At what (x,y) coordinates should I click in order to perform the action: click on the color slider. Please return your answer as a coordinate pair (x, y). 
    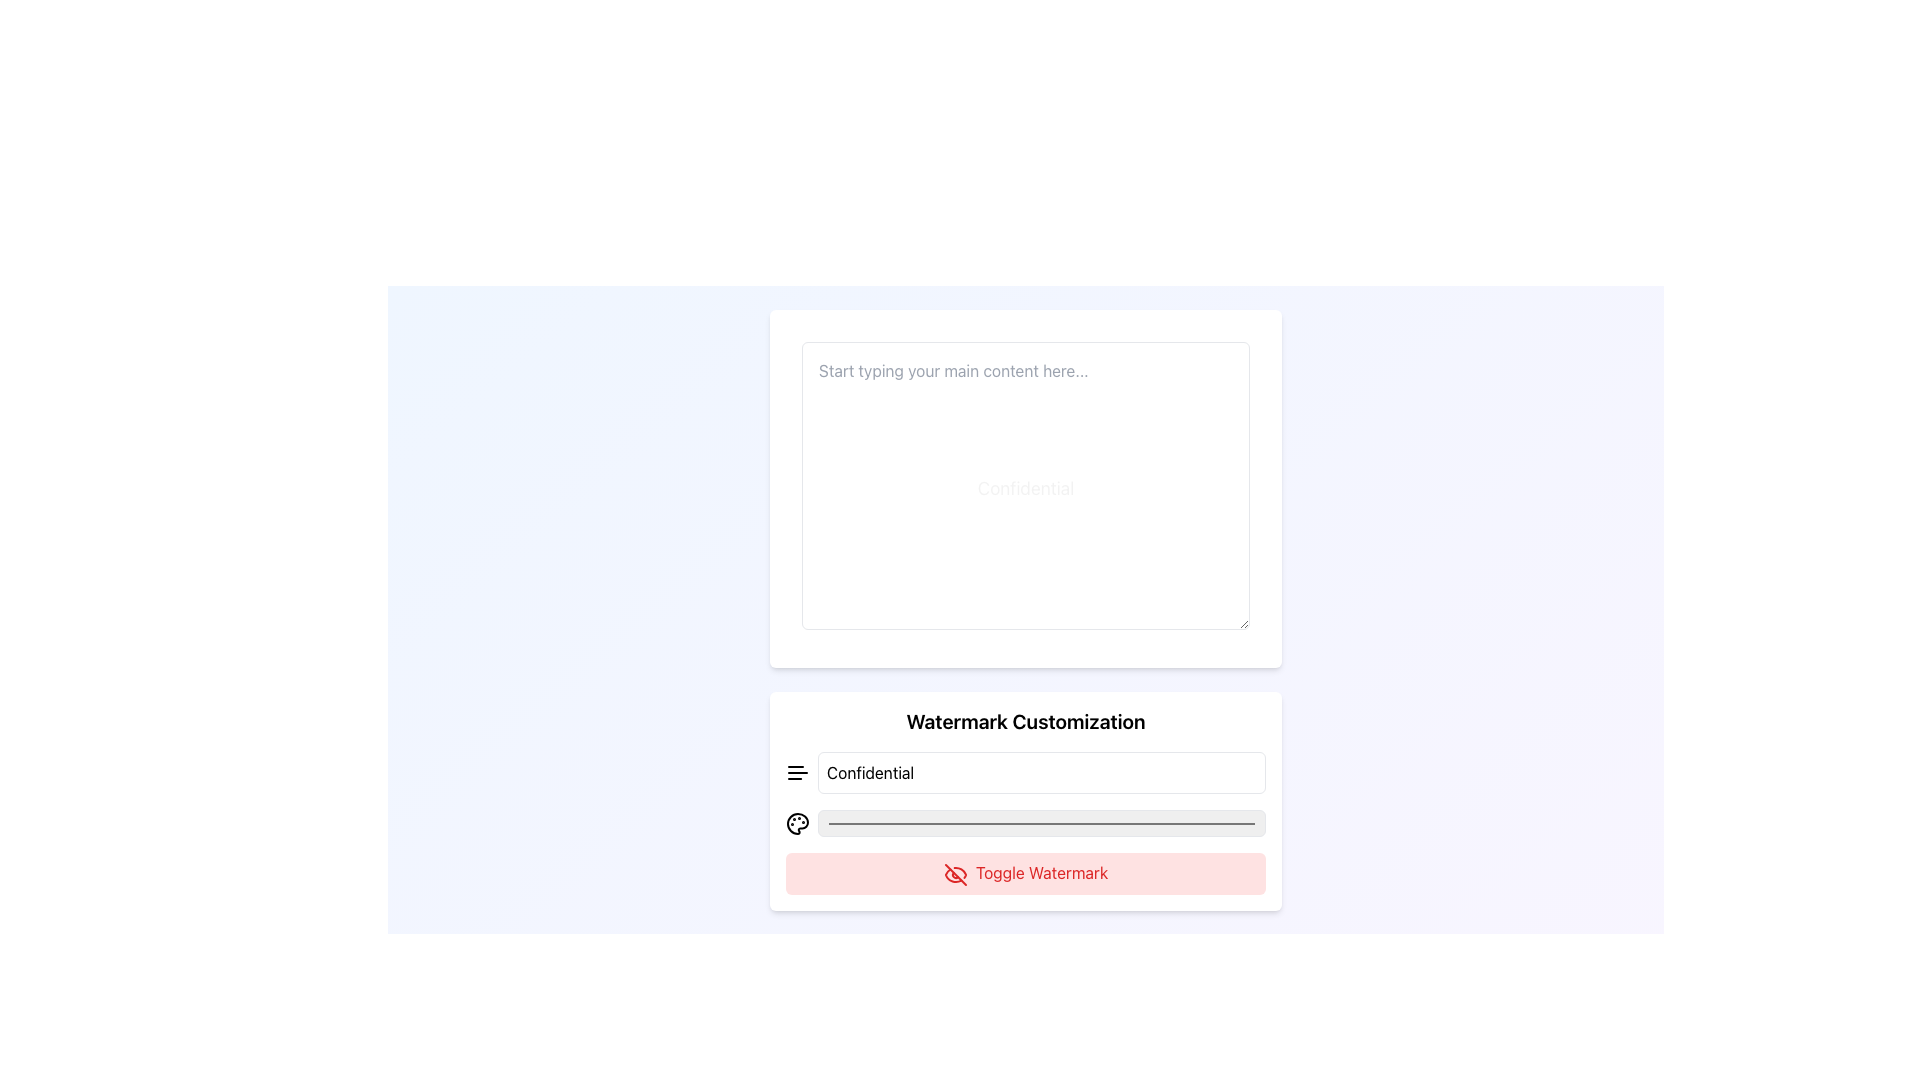
    Looking at the image, I should click on (1198, 823).